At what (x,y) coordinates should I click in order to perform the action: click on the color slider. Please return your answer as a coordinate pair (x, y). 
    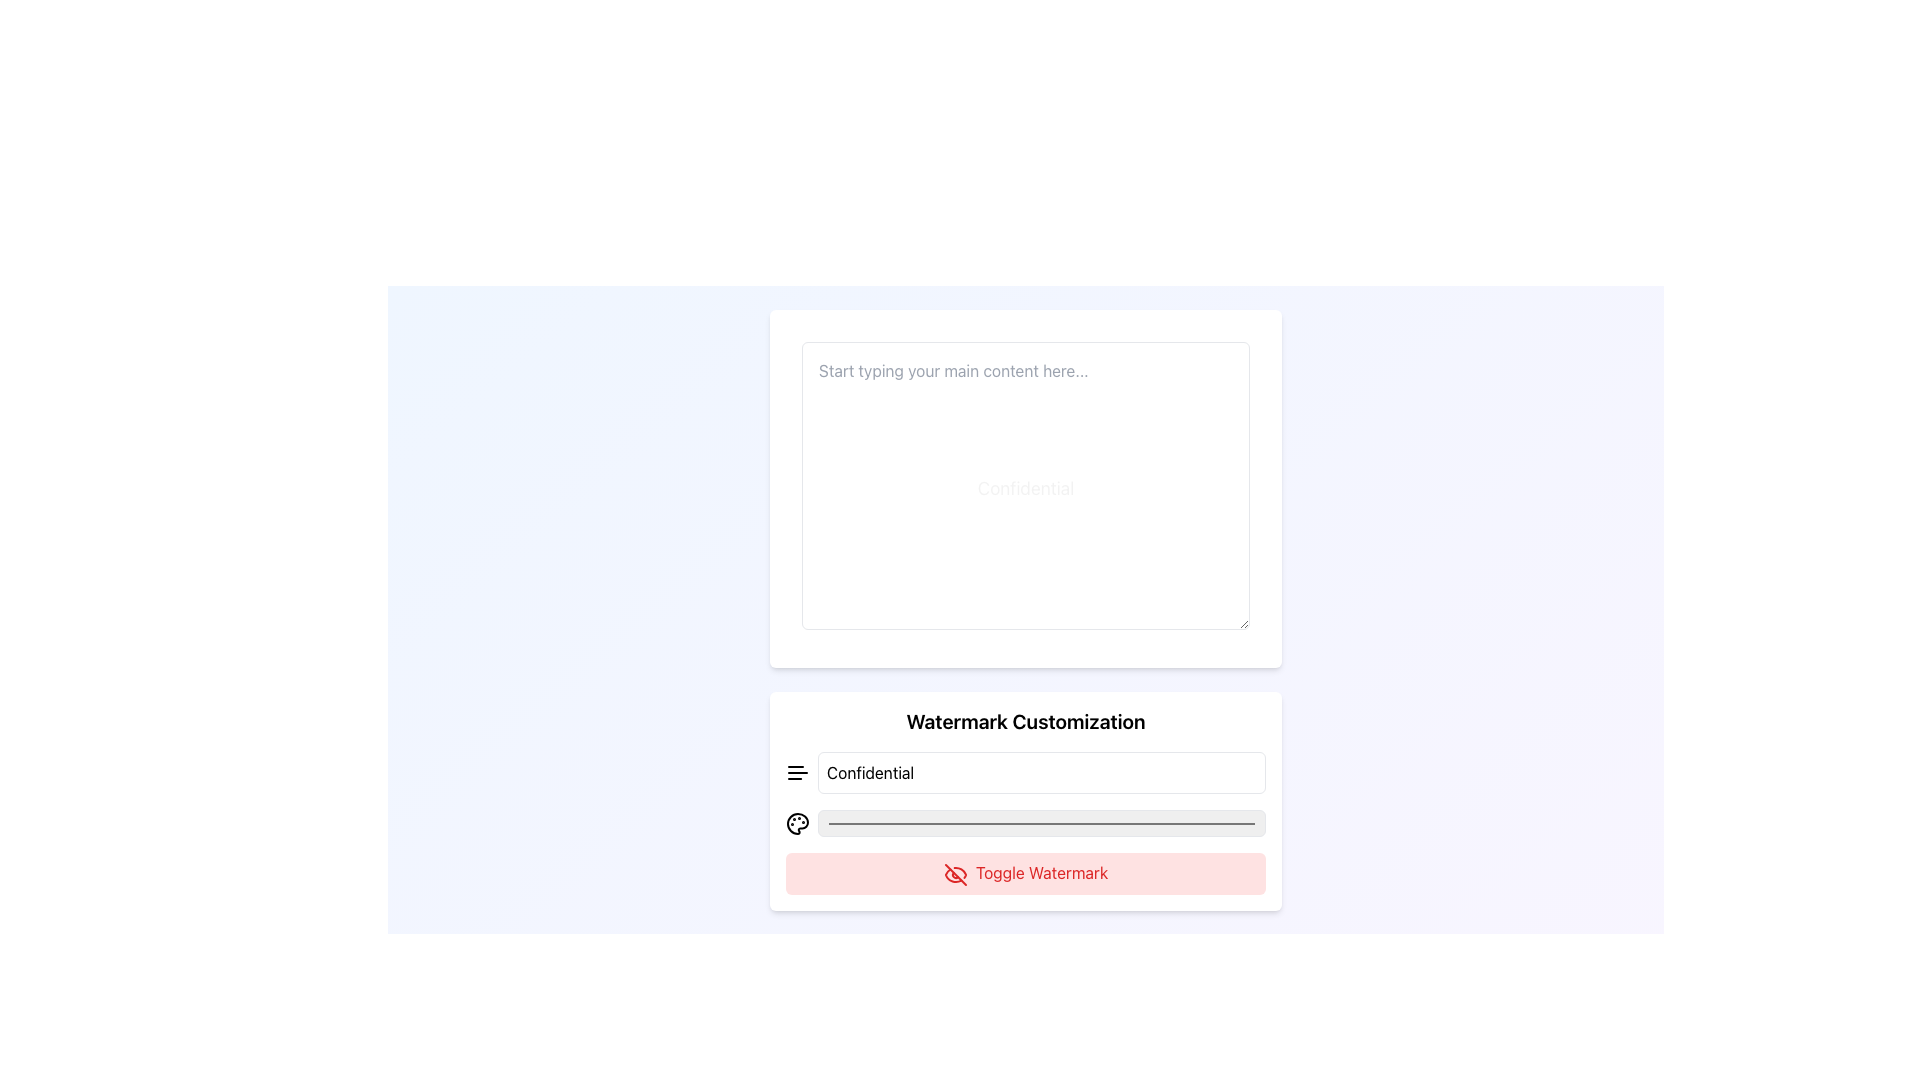
    Looking at the image, I should click on (1198, 823).